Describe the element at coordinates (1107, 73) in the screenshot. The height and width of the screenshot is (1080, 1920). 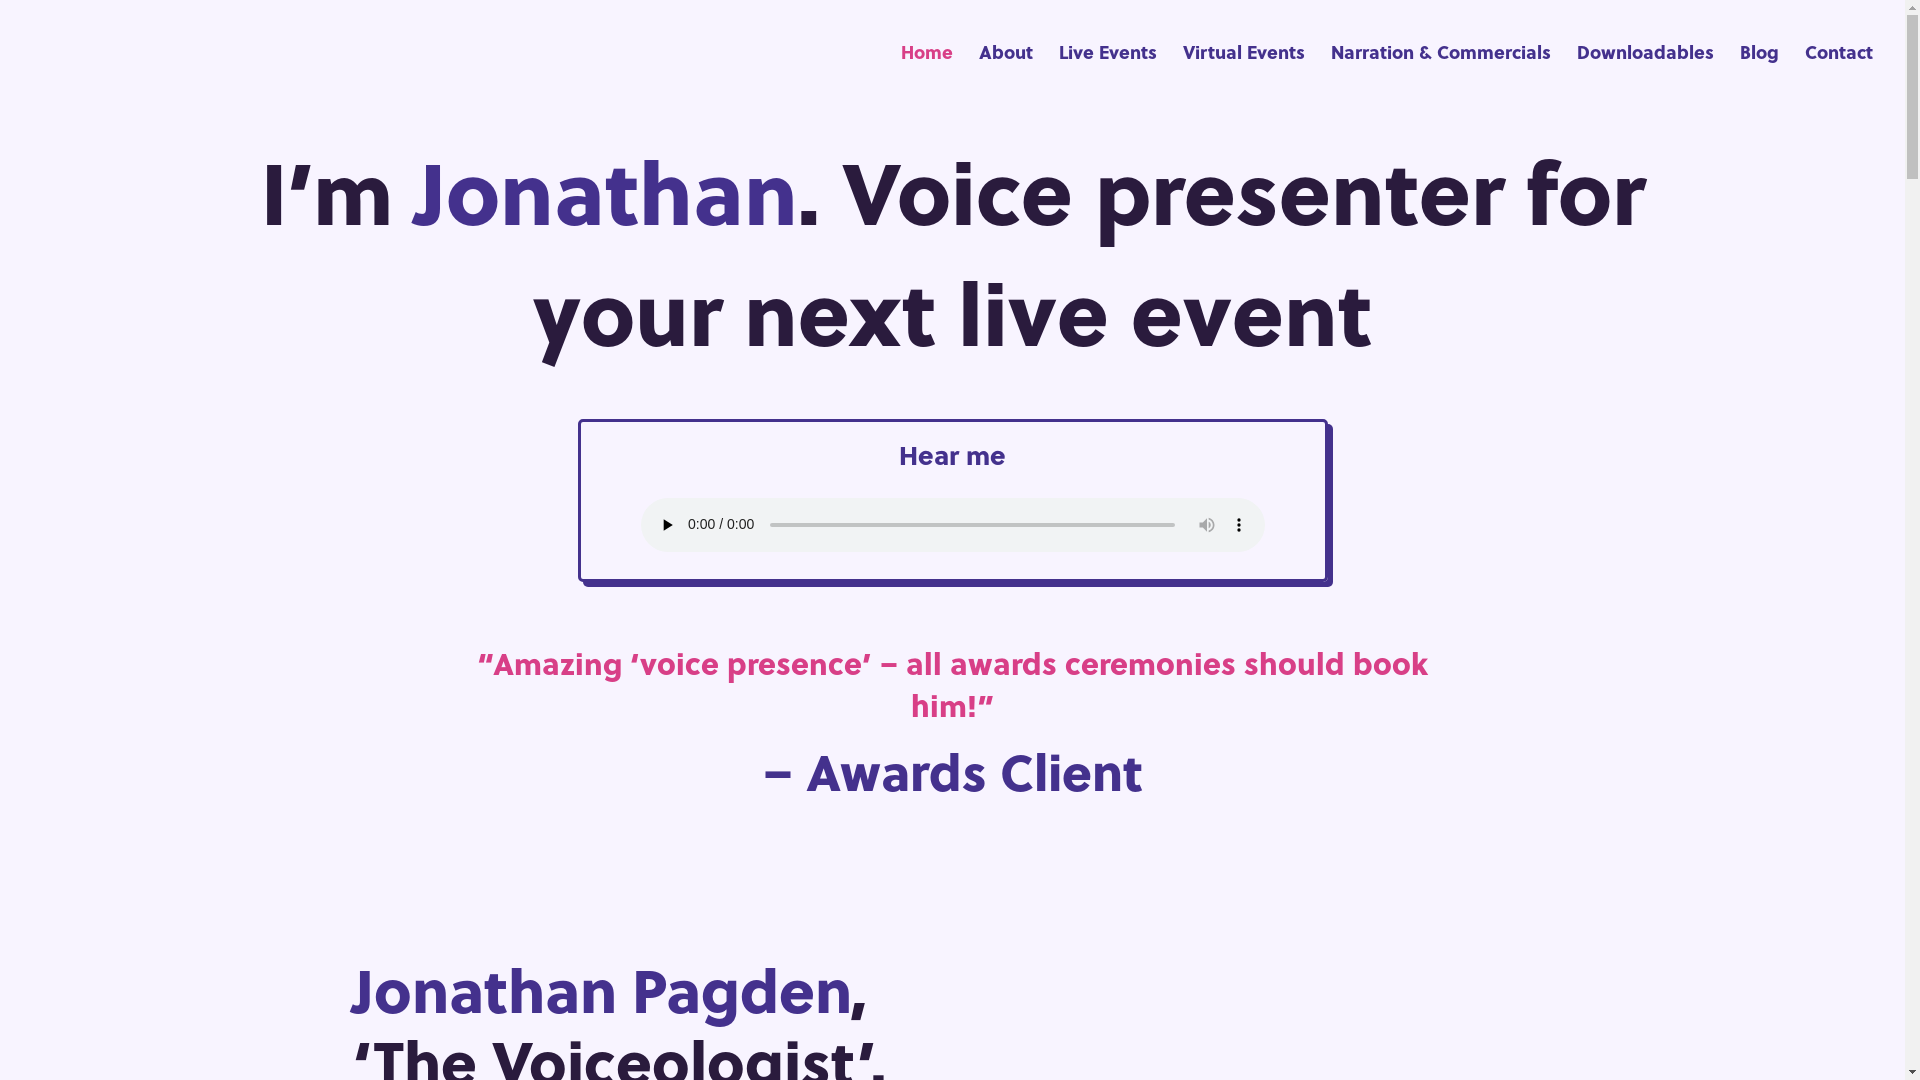
I see `'Live Events'` at that location.